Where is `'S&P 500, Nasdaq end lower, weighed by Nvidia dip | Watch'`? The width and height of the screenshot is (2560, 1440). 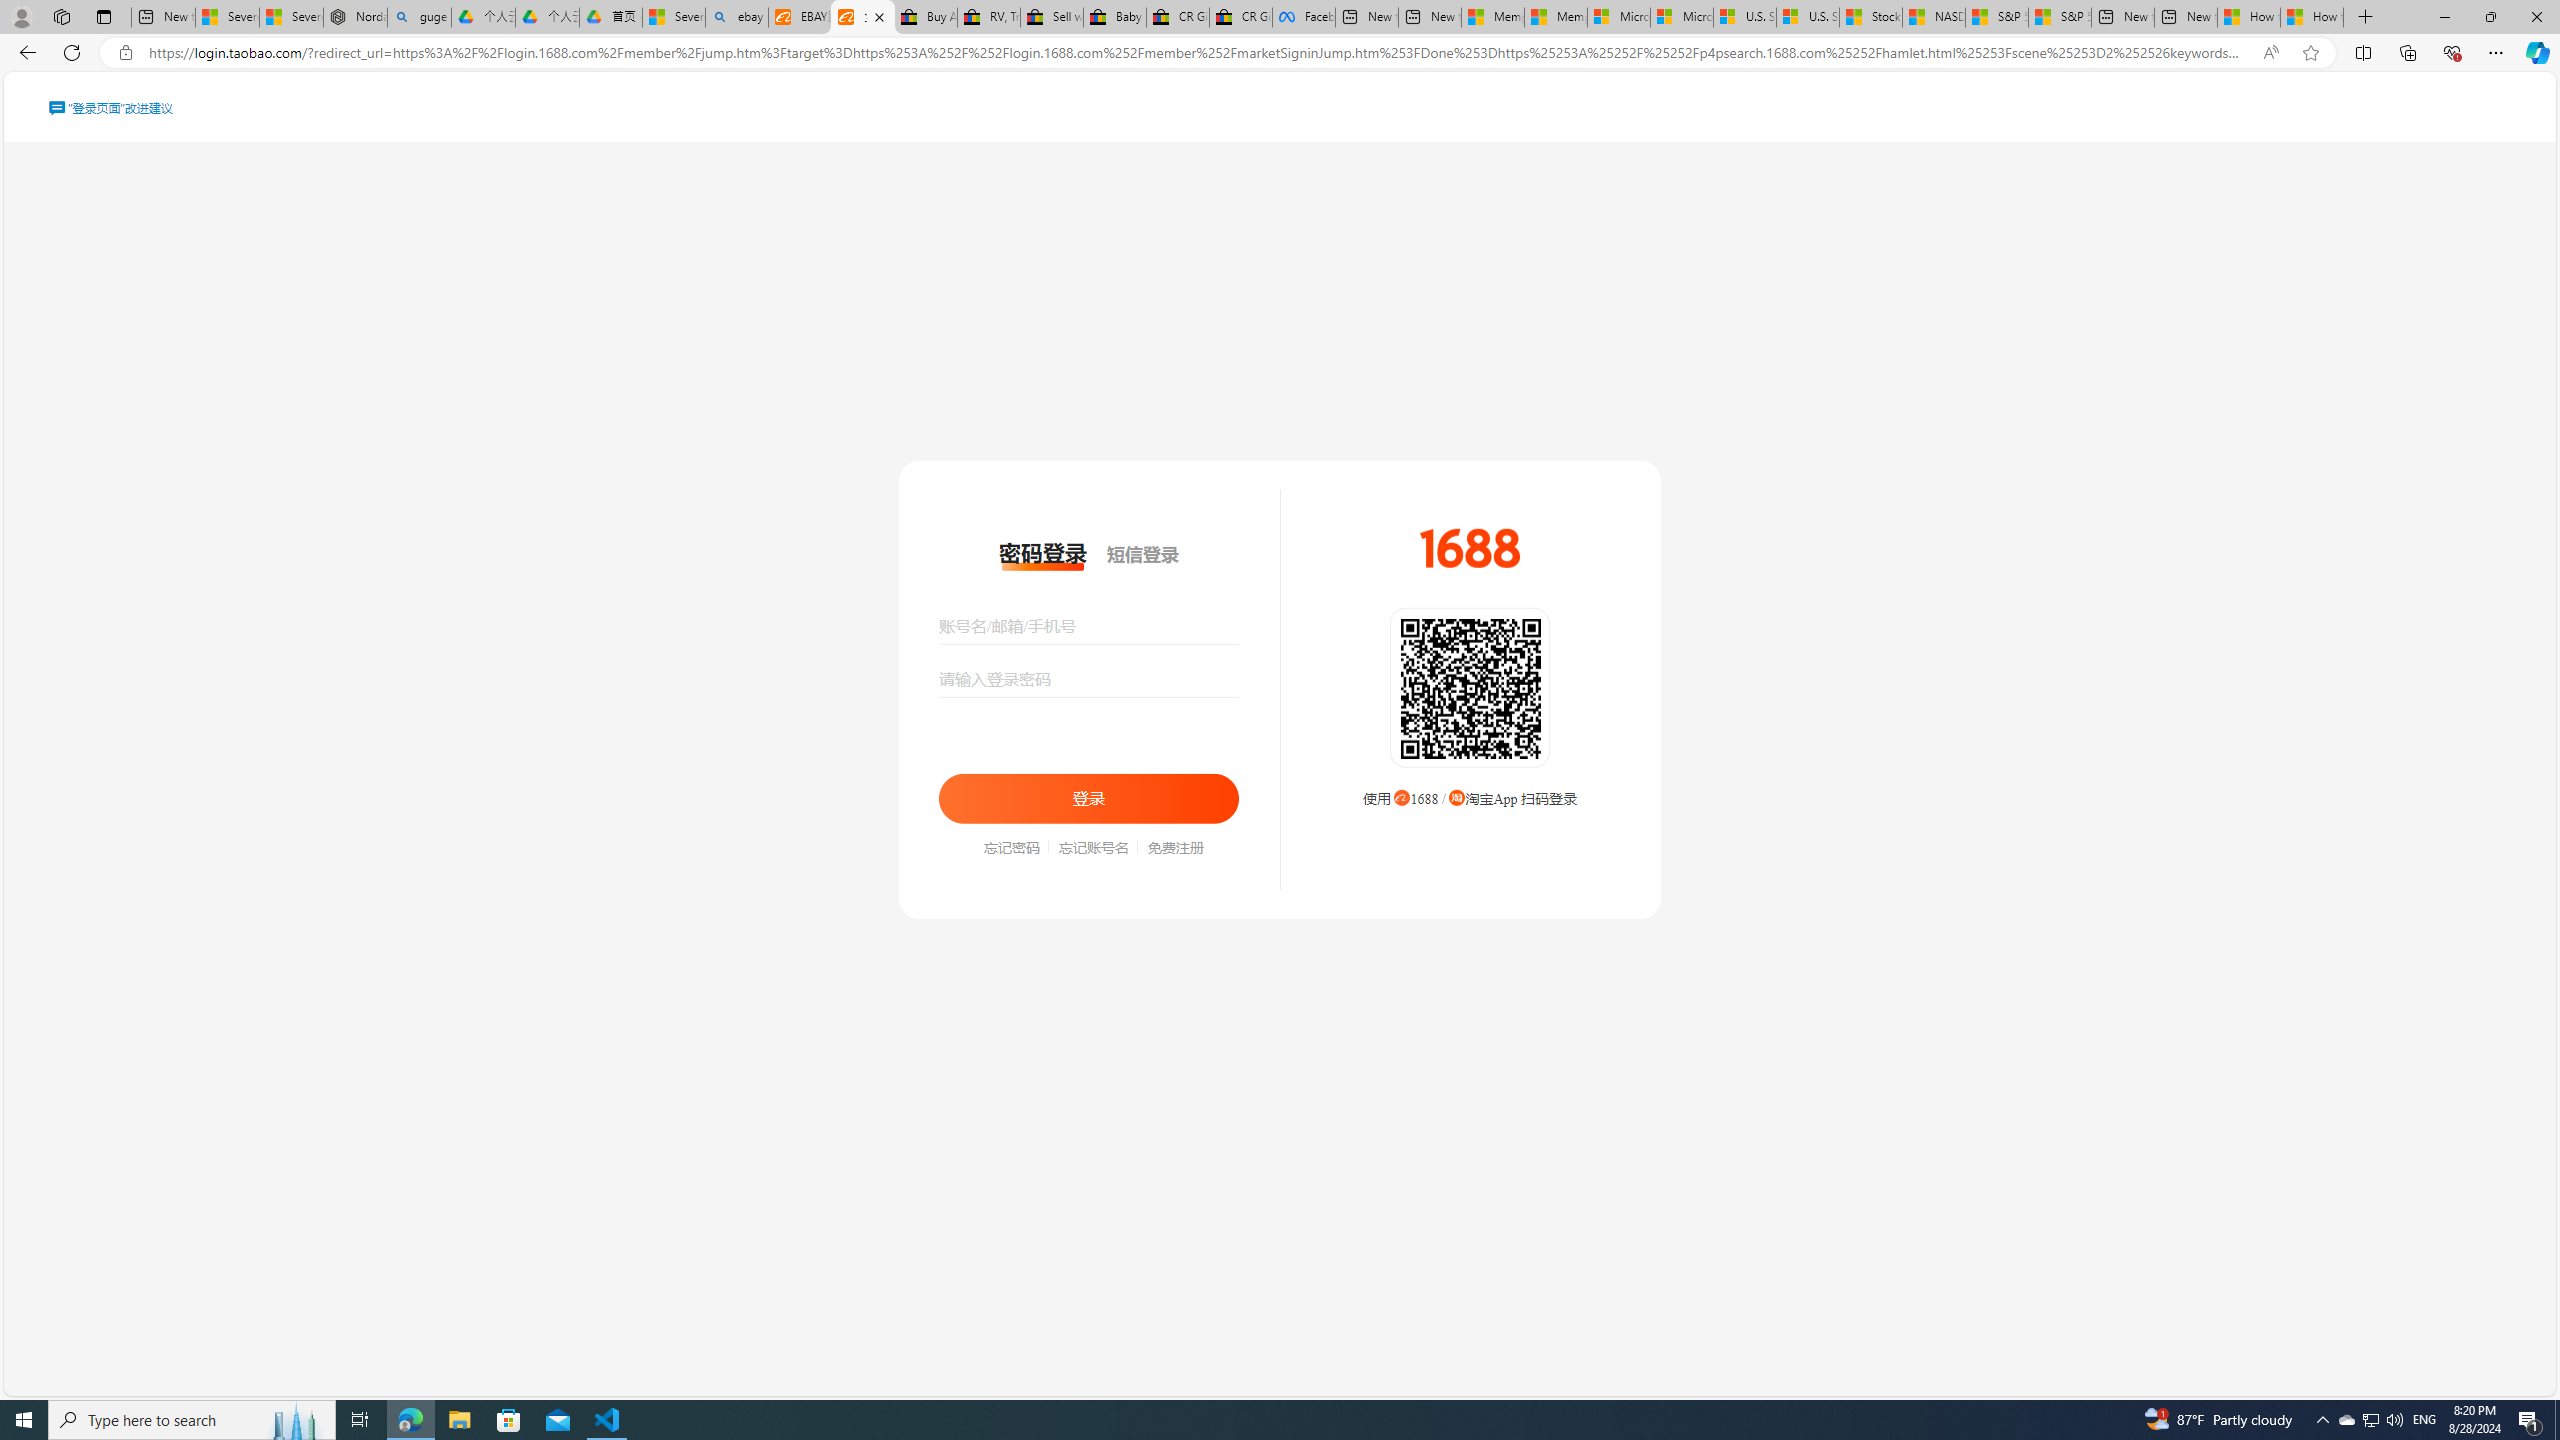
'S&P 500, Nasdaq end lower, weighed by Nvidia dip | Watch' is located at coordinates (2058, 16).